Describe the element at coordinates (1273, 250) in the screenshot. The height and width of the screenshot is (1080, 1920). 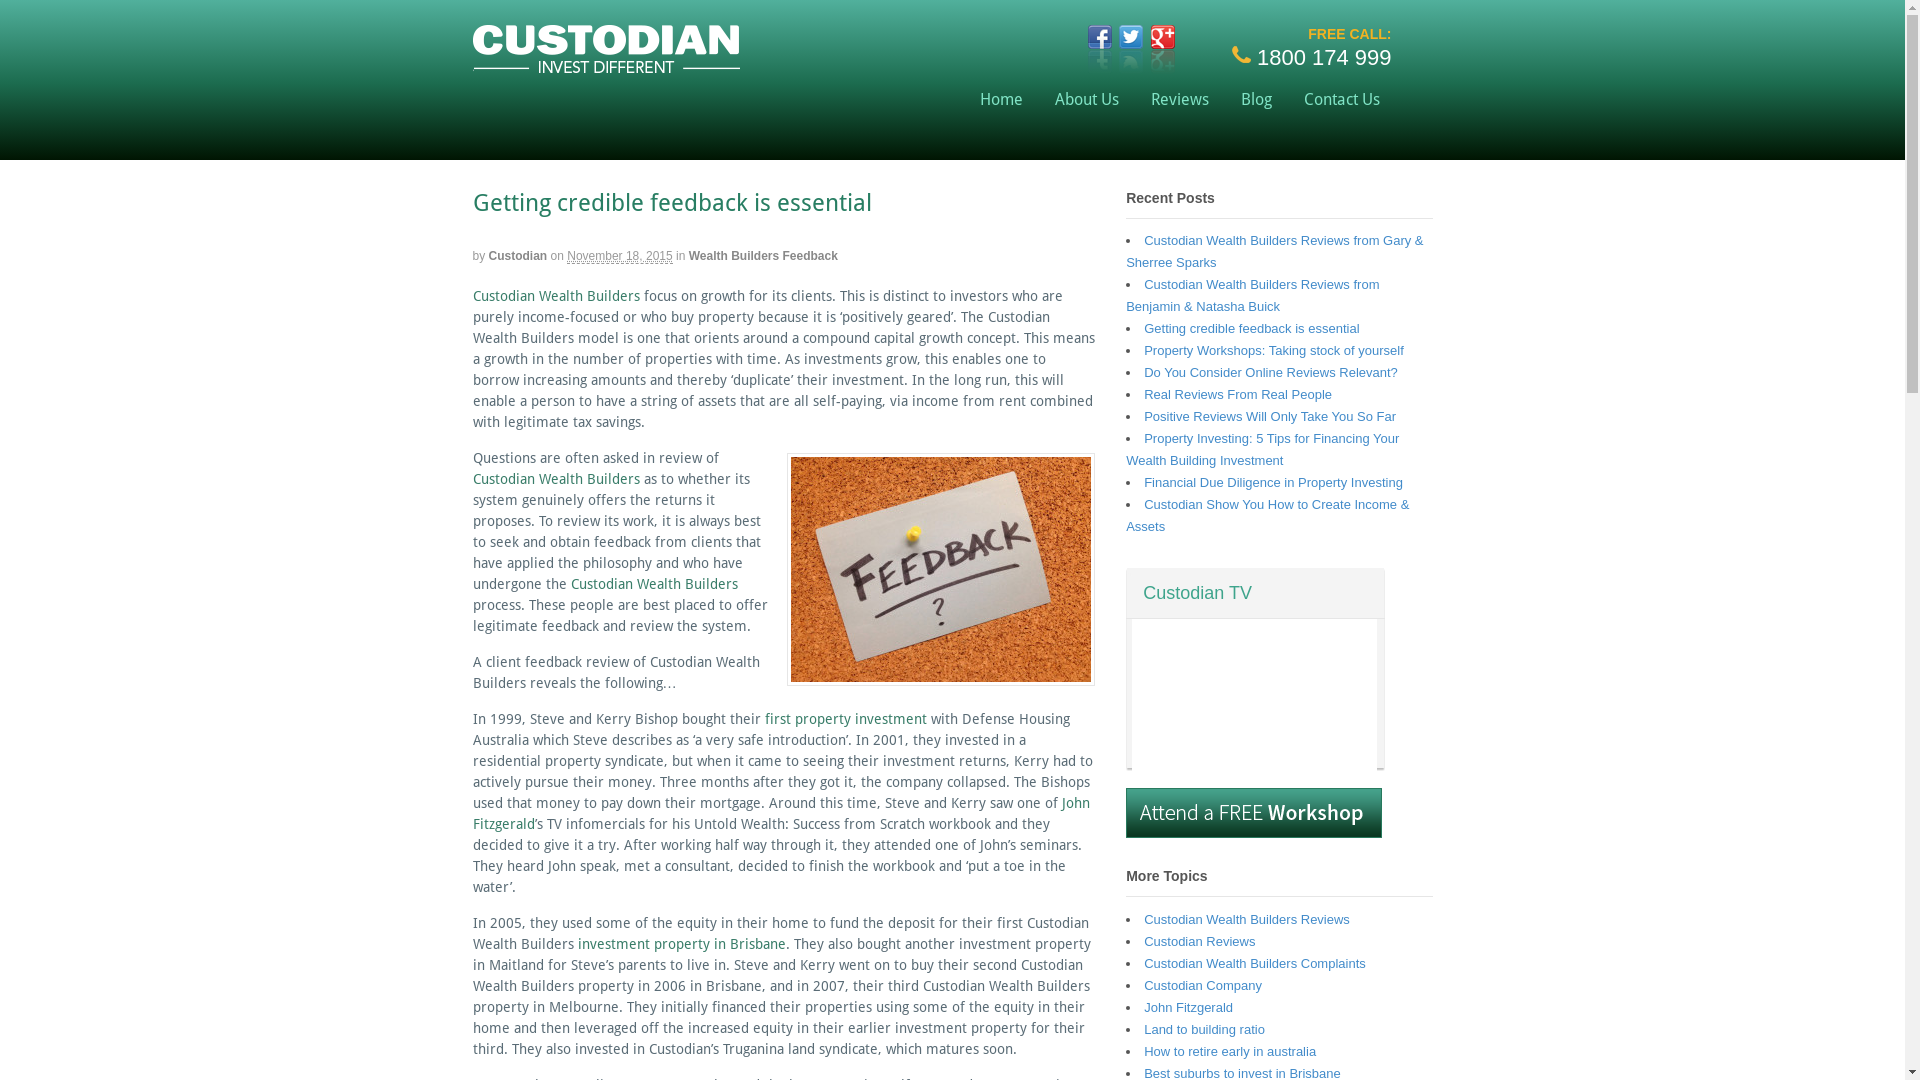
I see `'Custodian Wealth Builders Reviews from Gary & Sherree Sparks'` at that location.